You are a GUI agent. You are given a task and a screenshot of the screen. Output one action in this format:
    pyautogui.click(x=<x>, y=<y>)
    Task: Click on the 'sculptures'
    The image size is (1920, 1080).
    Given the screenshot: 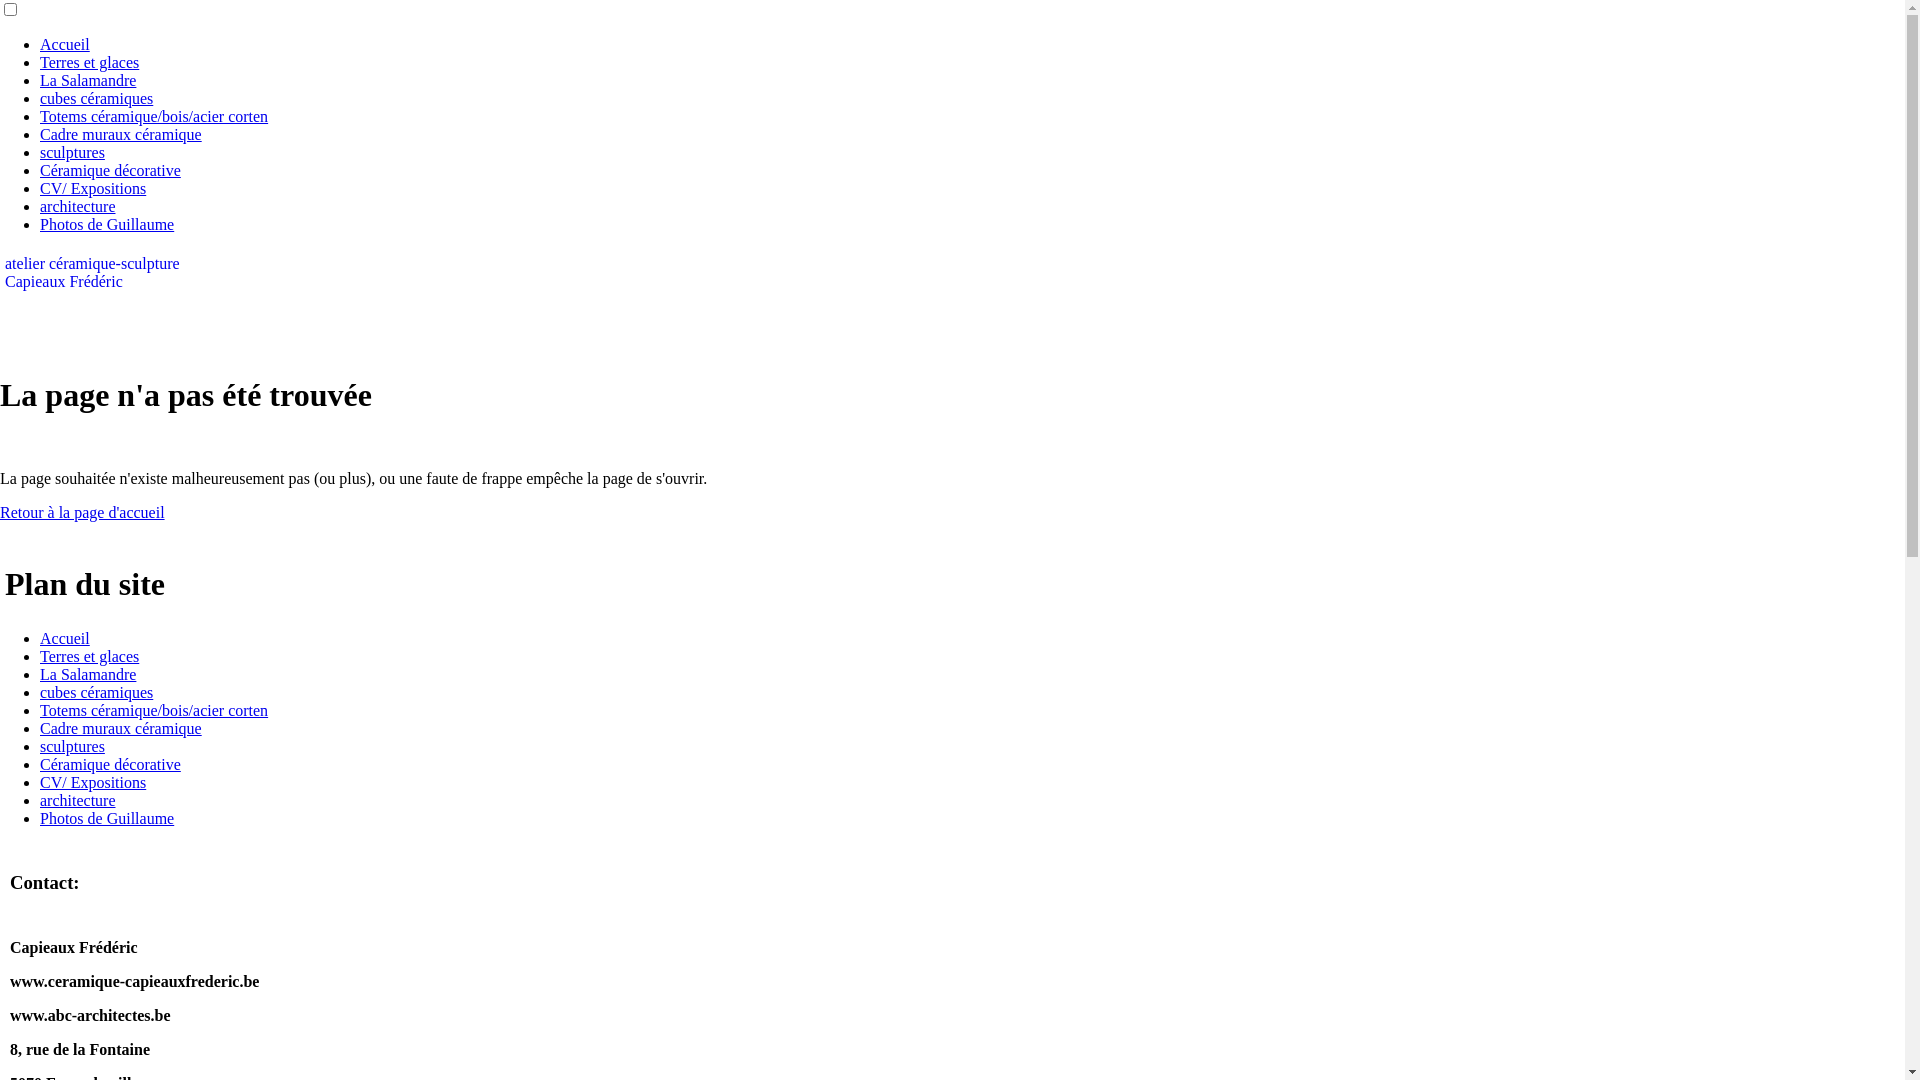 What is the action you would take?
    pyautogui.click(x=72, y=151)
    